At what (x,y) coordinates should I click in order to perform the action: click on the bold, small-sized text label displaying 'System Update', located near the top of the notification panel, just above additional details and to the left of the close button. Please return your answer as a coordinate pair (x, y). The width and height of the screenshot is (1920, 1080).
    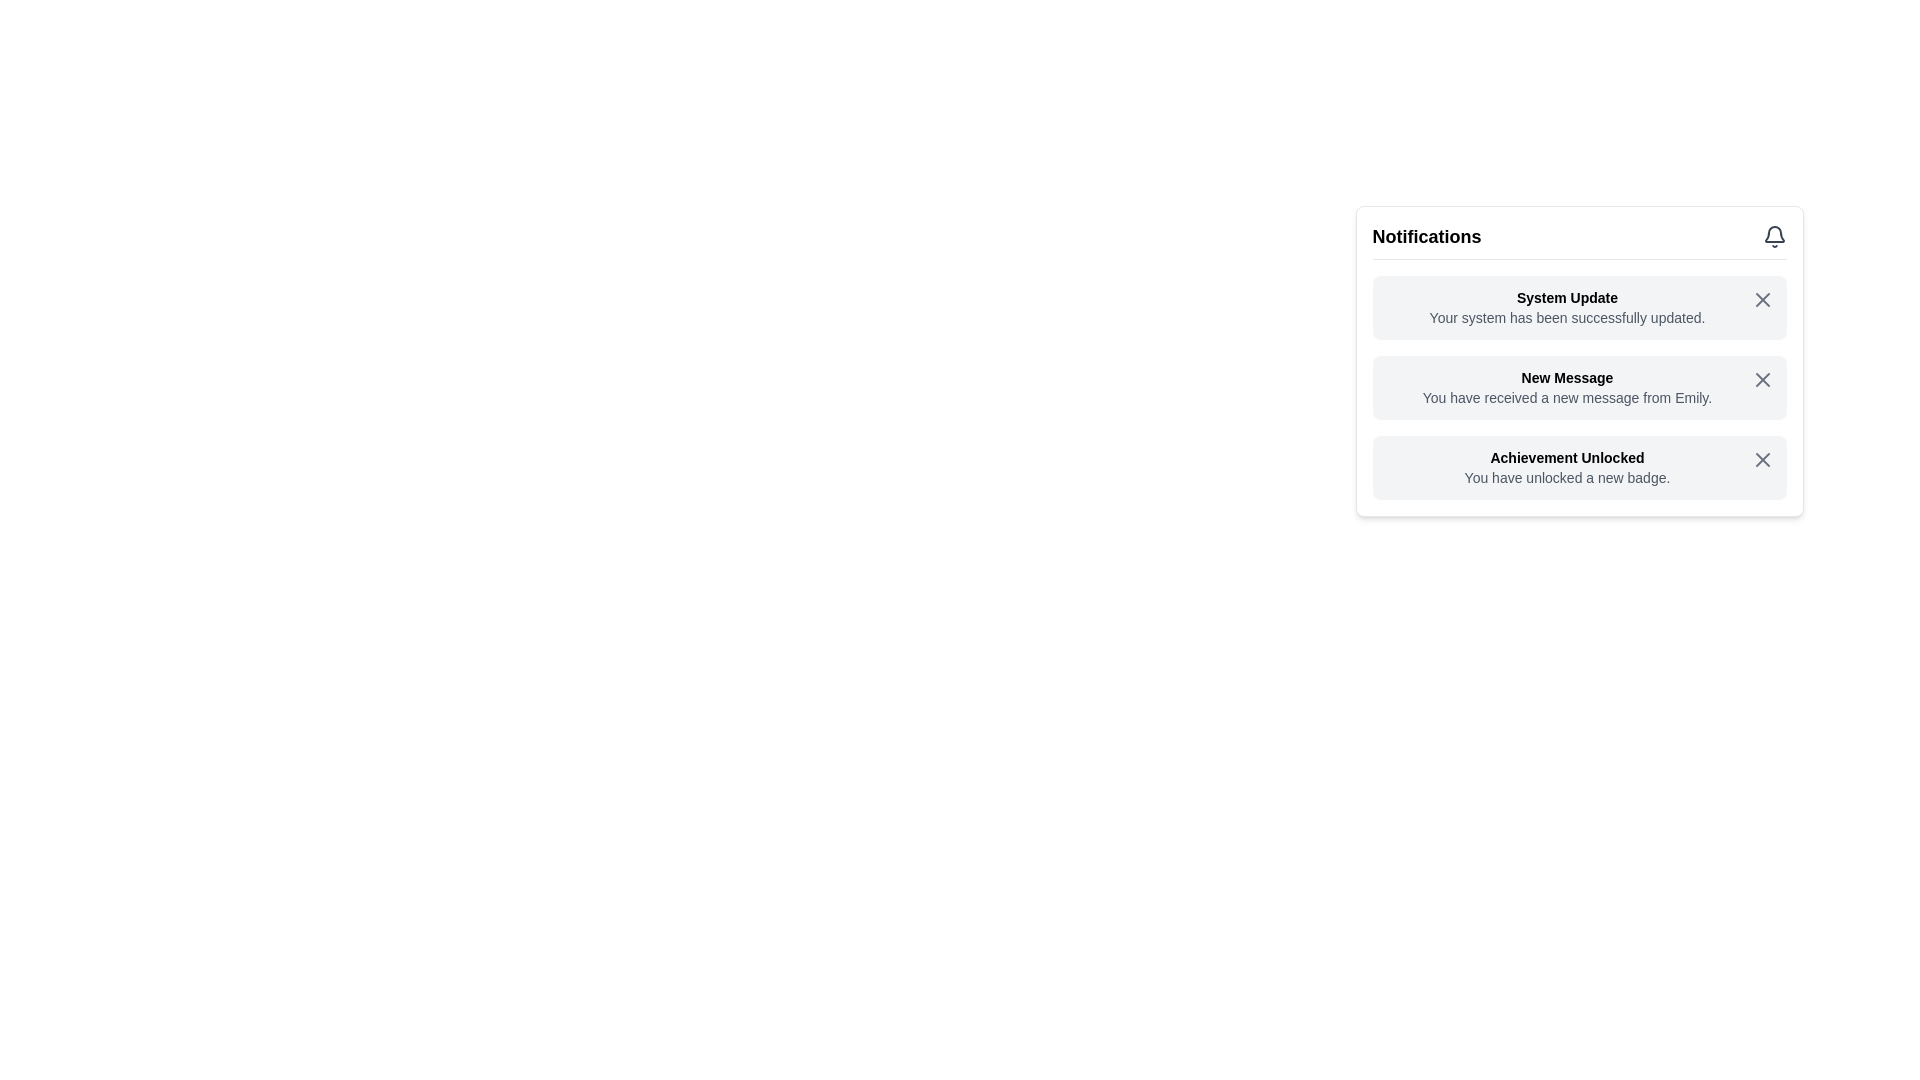
    Looking at the image, I should click on (1566, 297).